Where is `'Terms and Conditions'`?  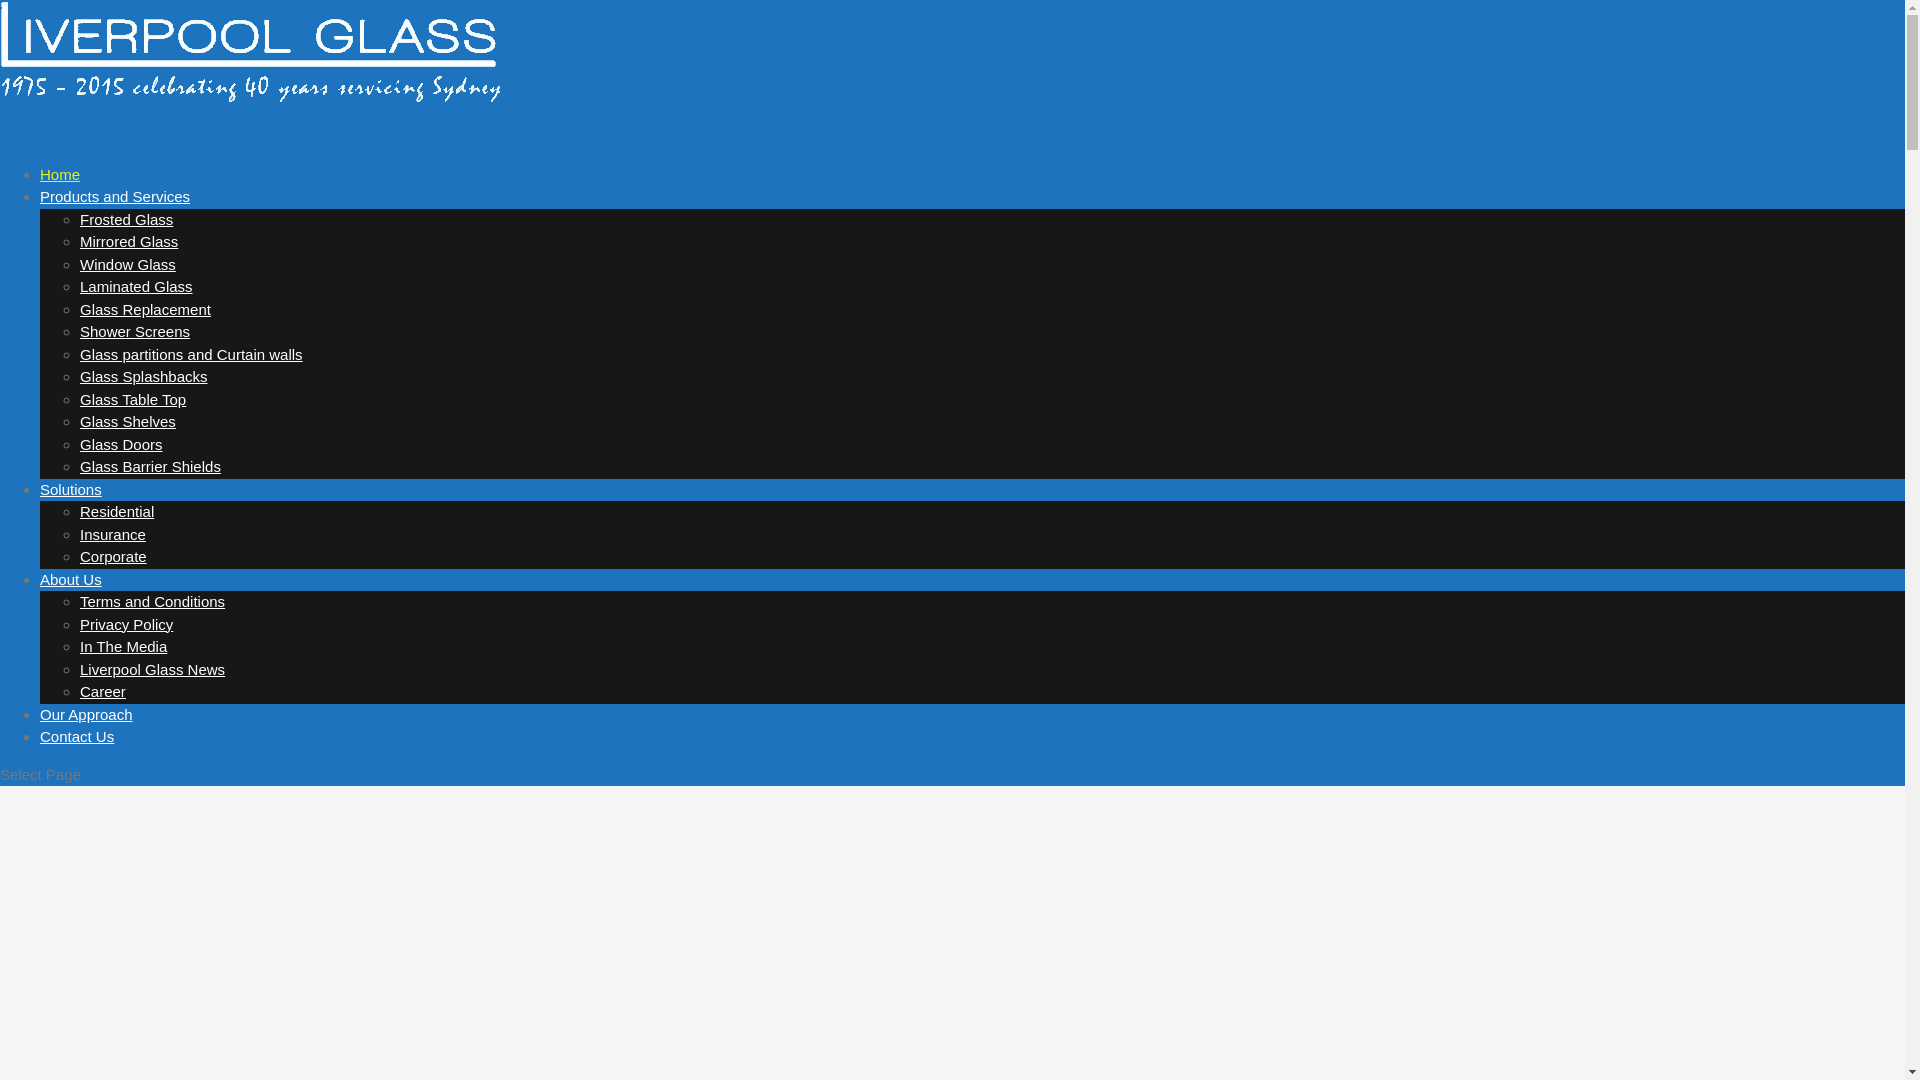 'Terms and Conditions' is located at coordinates (80, 600).